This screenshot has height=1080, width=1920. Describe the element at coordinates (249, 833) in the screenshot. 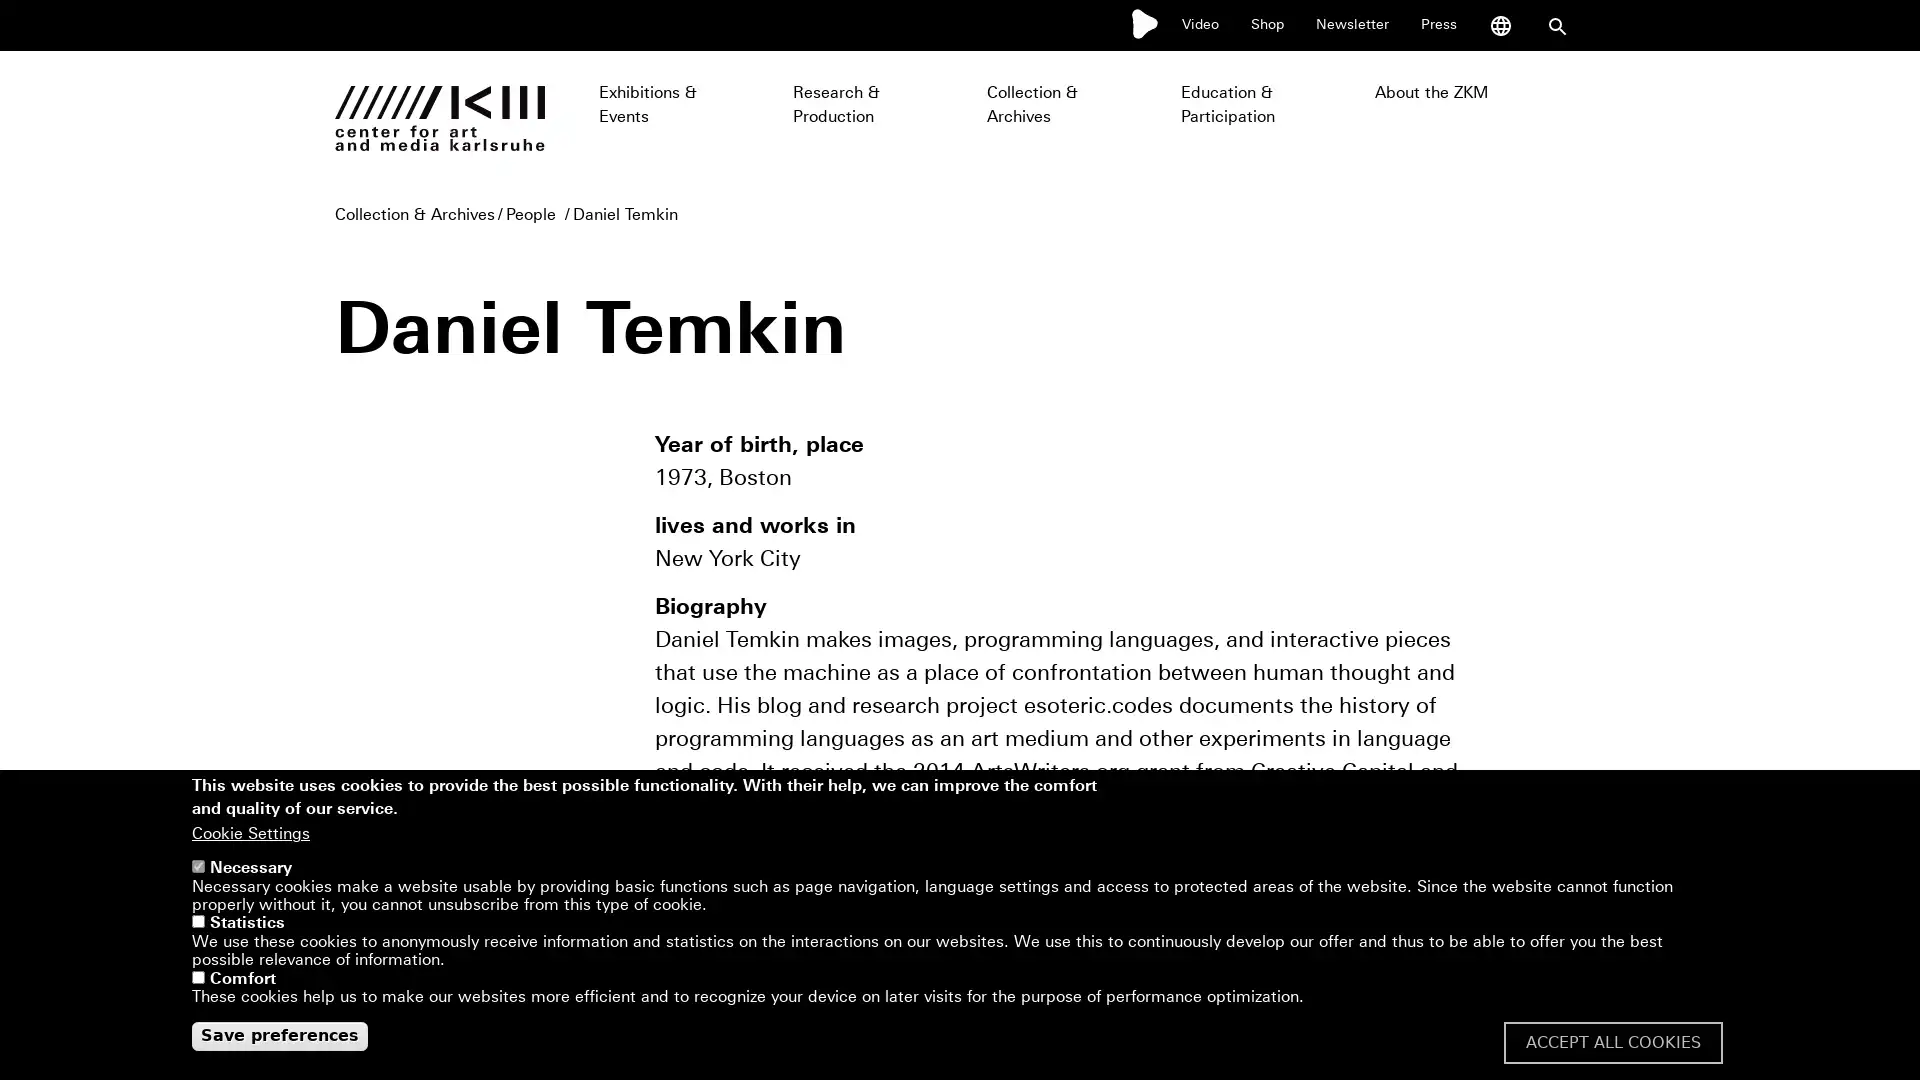

I see `Cookie Settings` at that location.